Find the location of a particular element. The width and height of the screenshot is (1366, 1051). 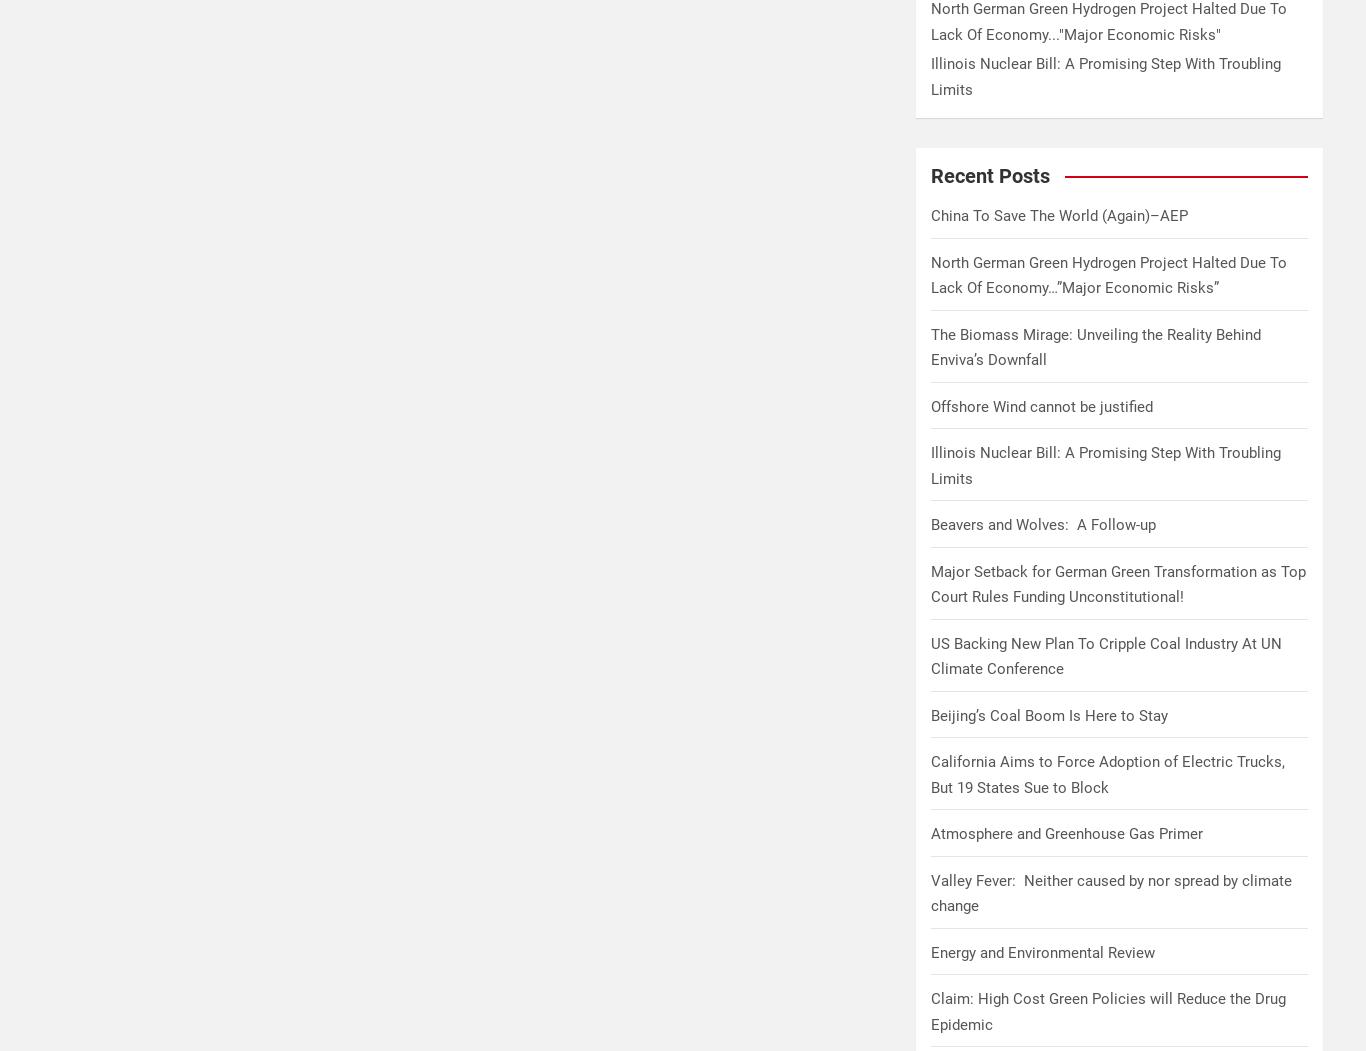

'Claim: High Cost Green Policies will Reduce the Drug Epidemic' is located at coordinates (1107, 1011).